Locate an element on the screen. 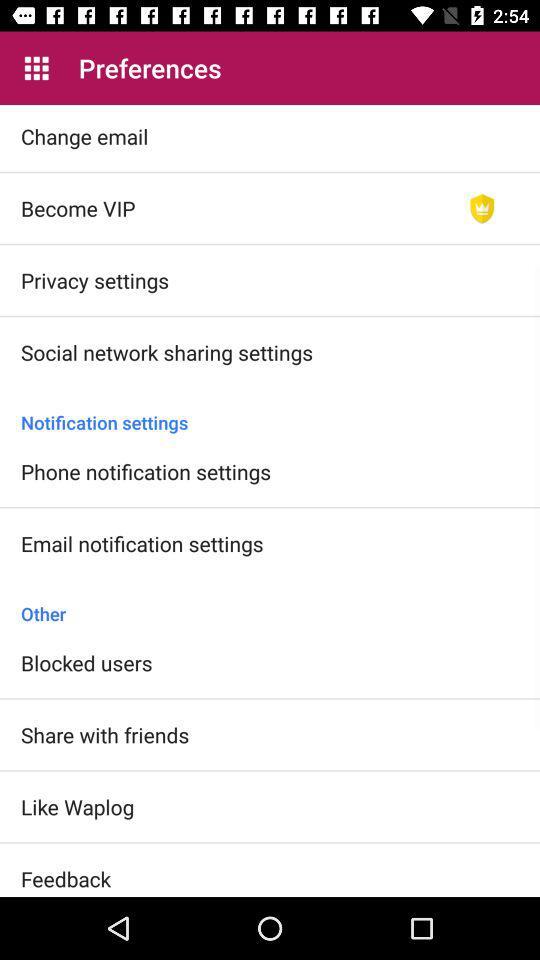 The height and width of the screenshot is (960, 540). the blocked users item is located at coordinates (85, 662).